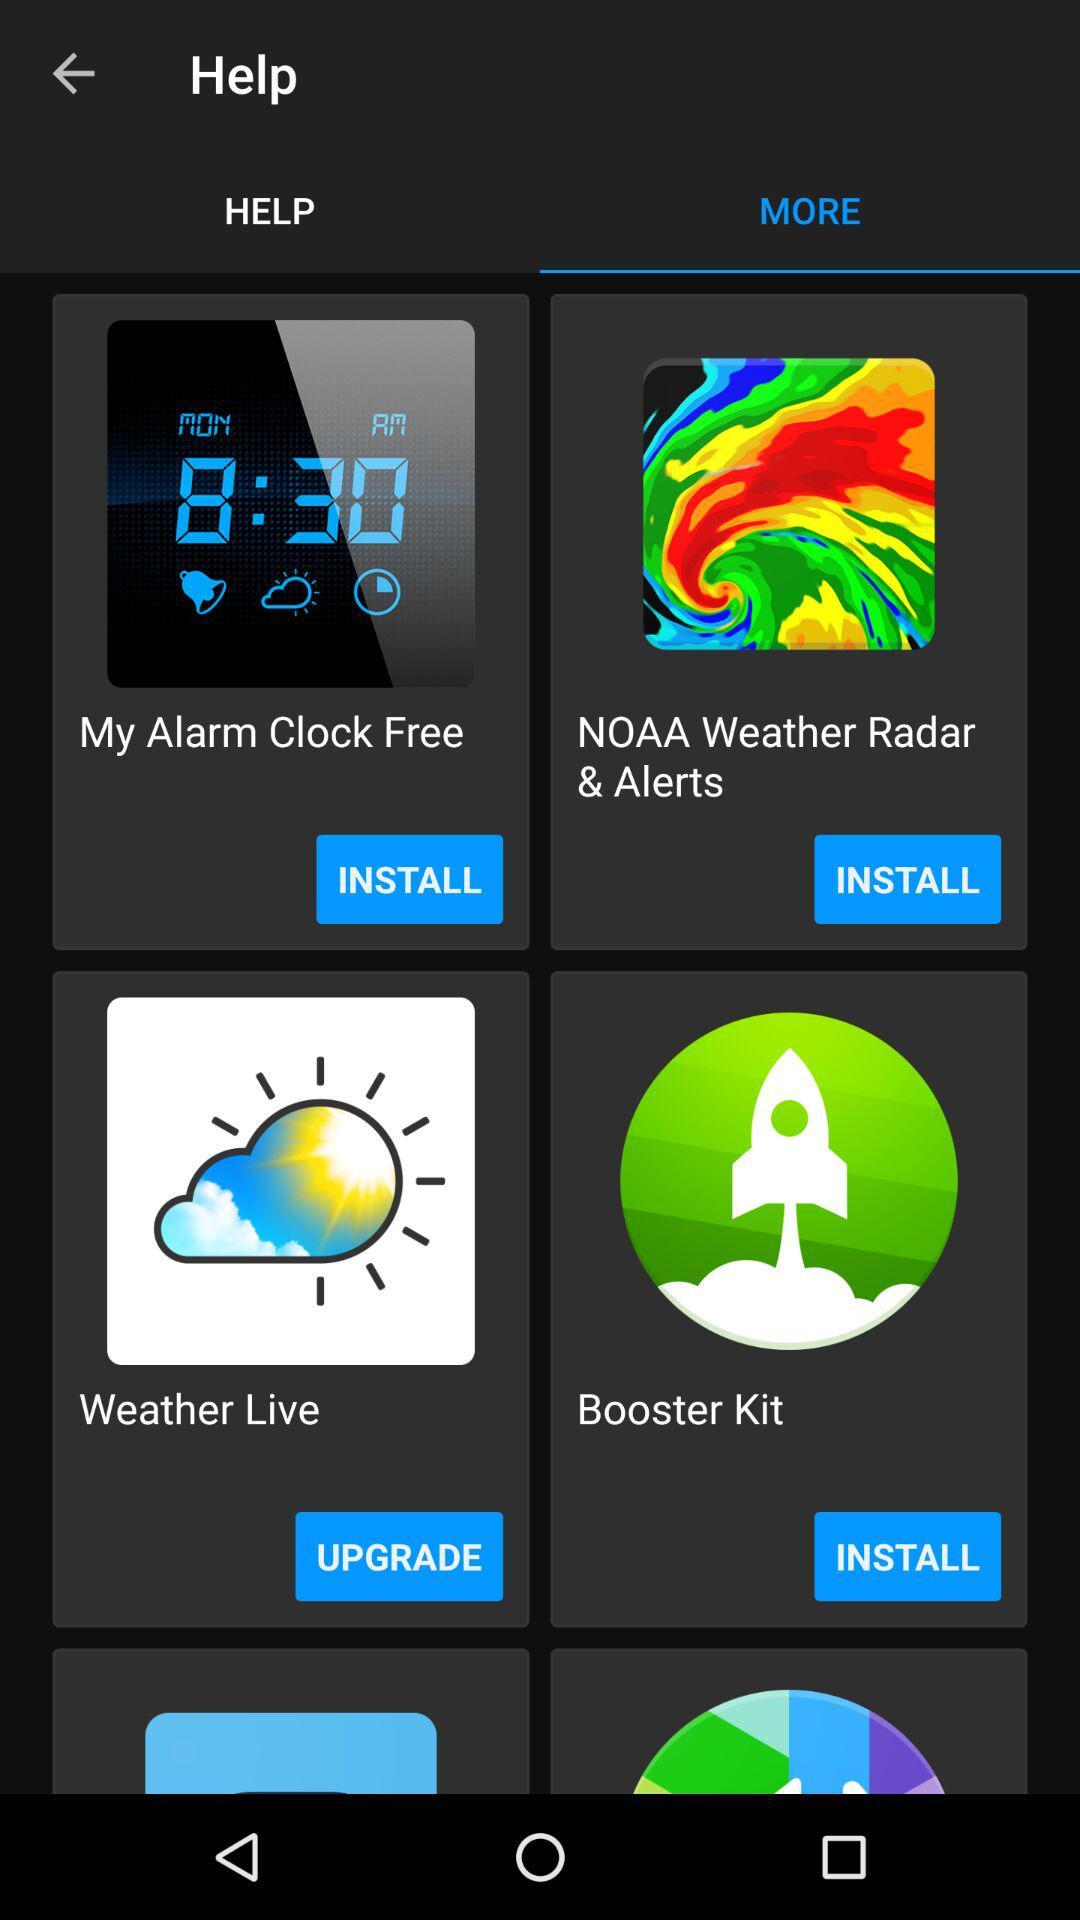 The width and height of the screenshot is (1080, 1920). I want to click on noaa weather radar item, so click(788, 754).